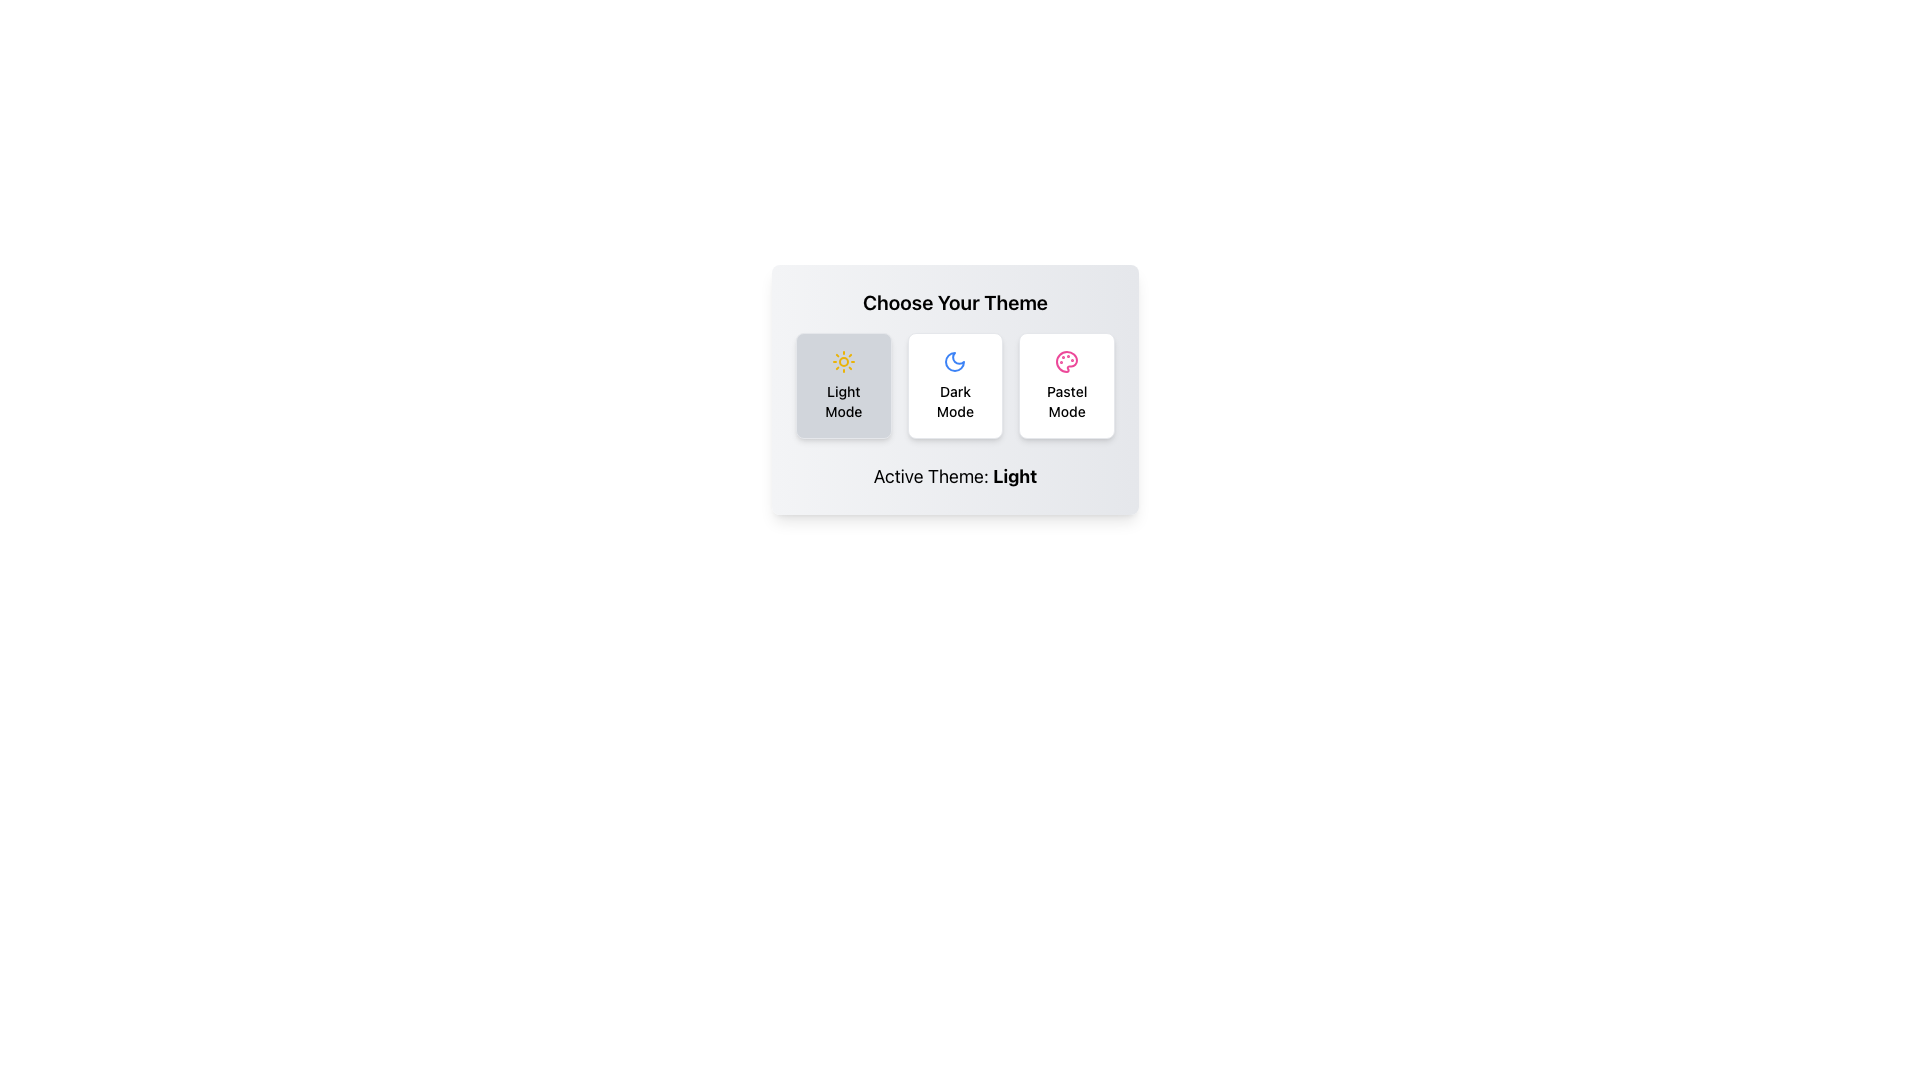  What do you see at coordinates (843, 401) in the screenshot?
I see `the text label that indicates the light mode option, located beneath the sun icon in the leftmost third of the options, which has a distinct background color and rounded corners` at bounding box center [843, 401].